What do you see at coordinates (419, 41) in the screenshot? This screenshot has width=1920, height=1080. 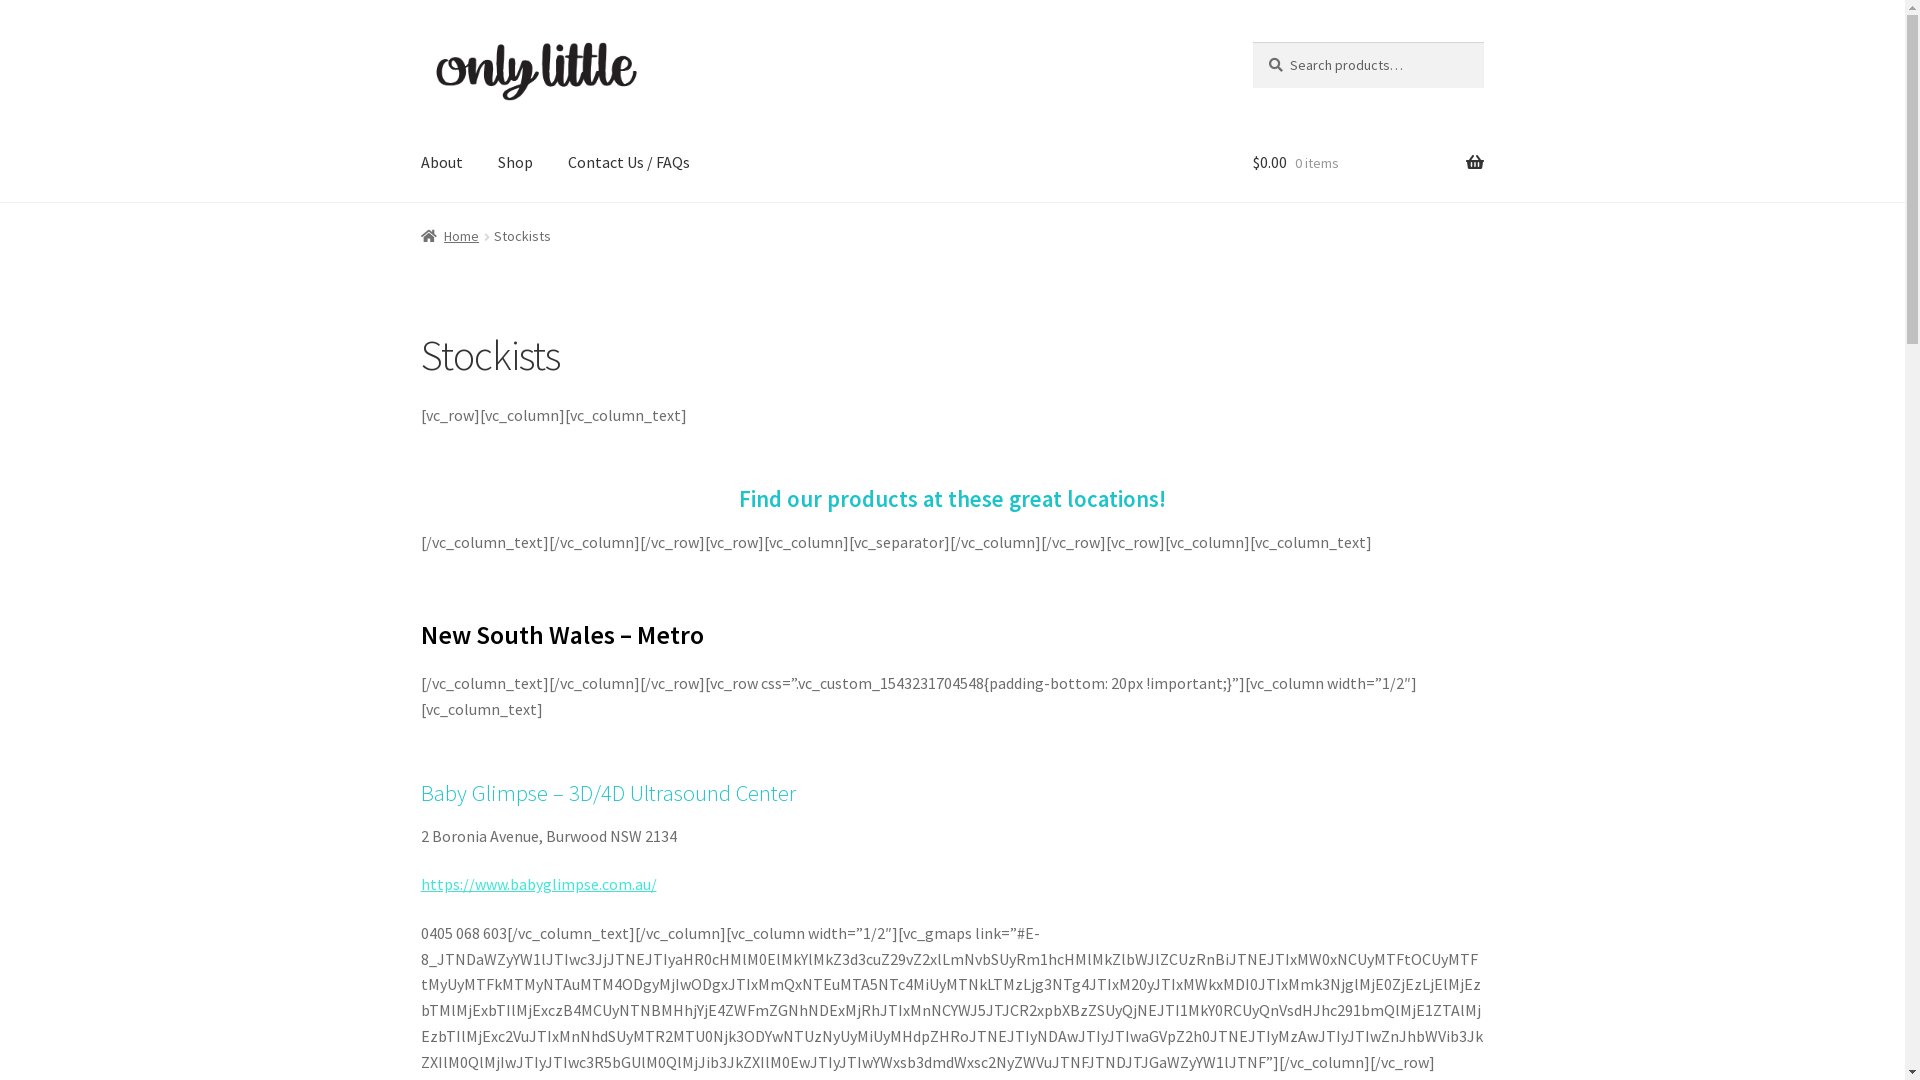 I see `'Skip to navigation'` at bounding box center [419, 41].